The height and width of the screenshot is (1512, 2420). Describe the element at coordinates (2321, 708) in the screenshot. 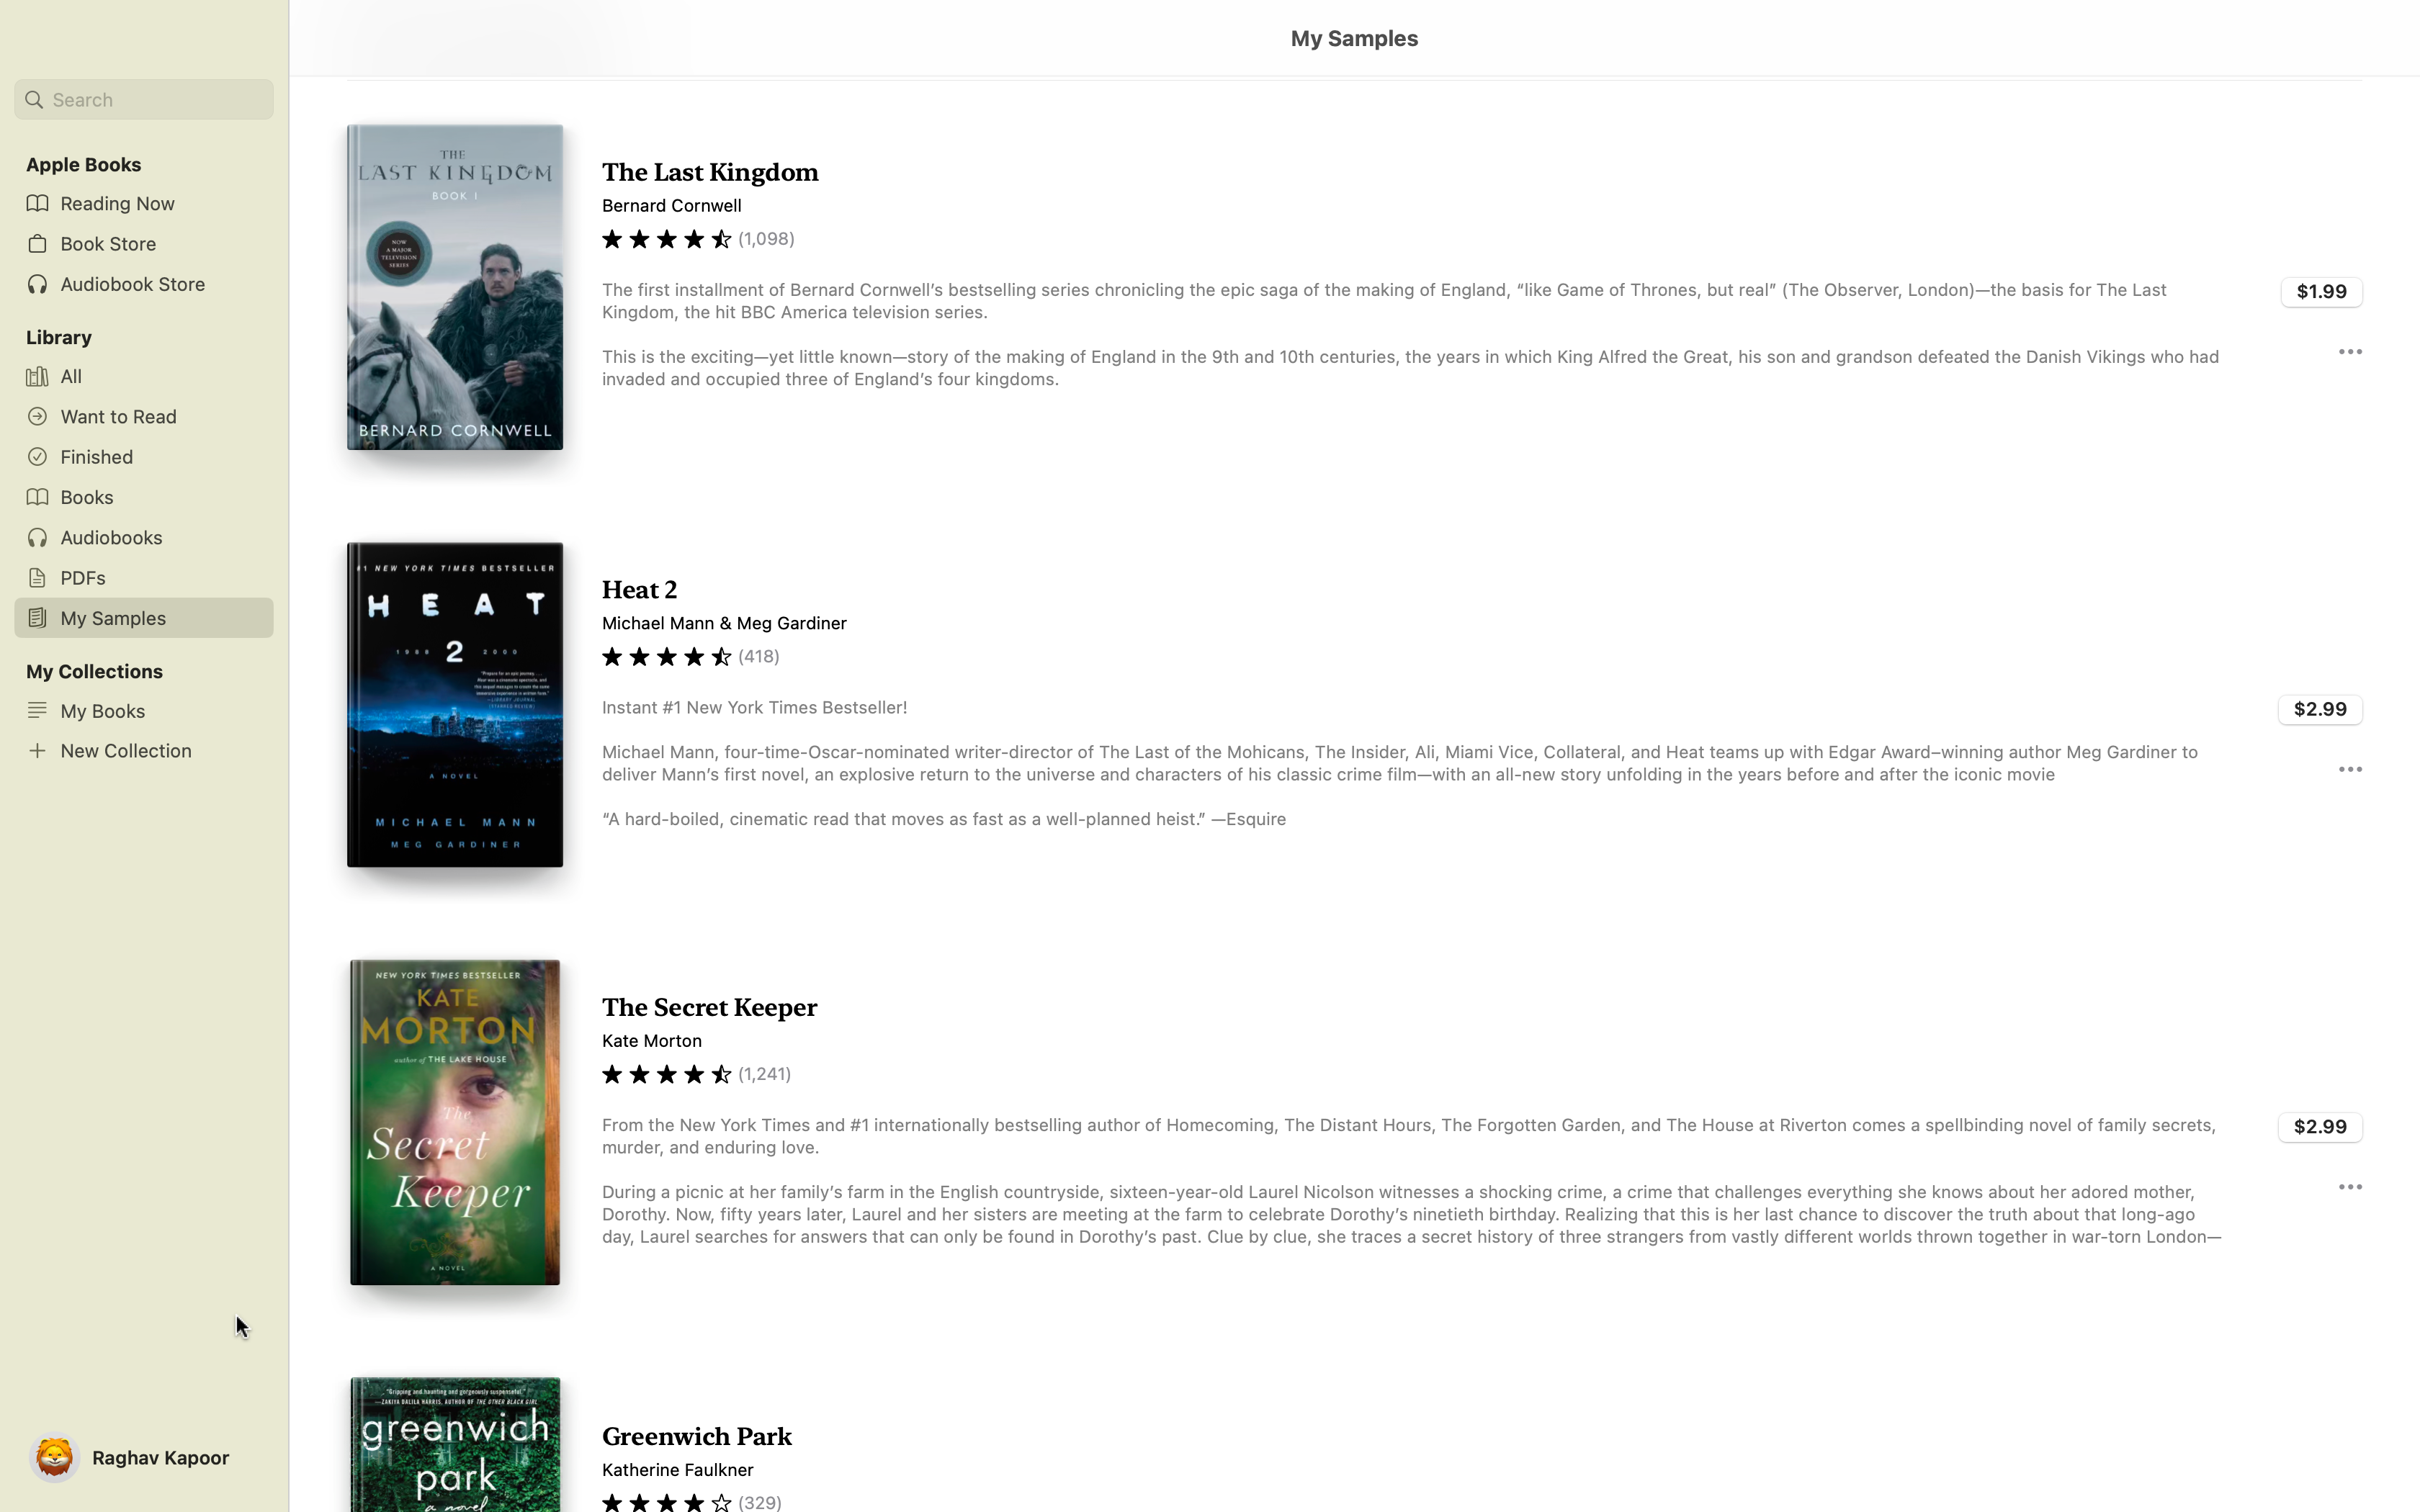

I see `Buy the book "Heat 2` at that location.